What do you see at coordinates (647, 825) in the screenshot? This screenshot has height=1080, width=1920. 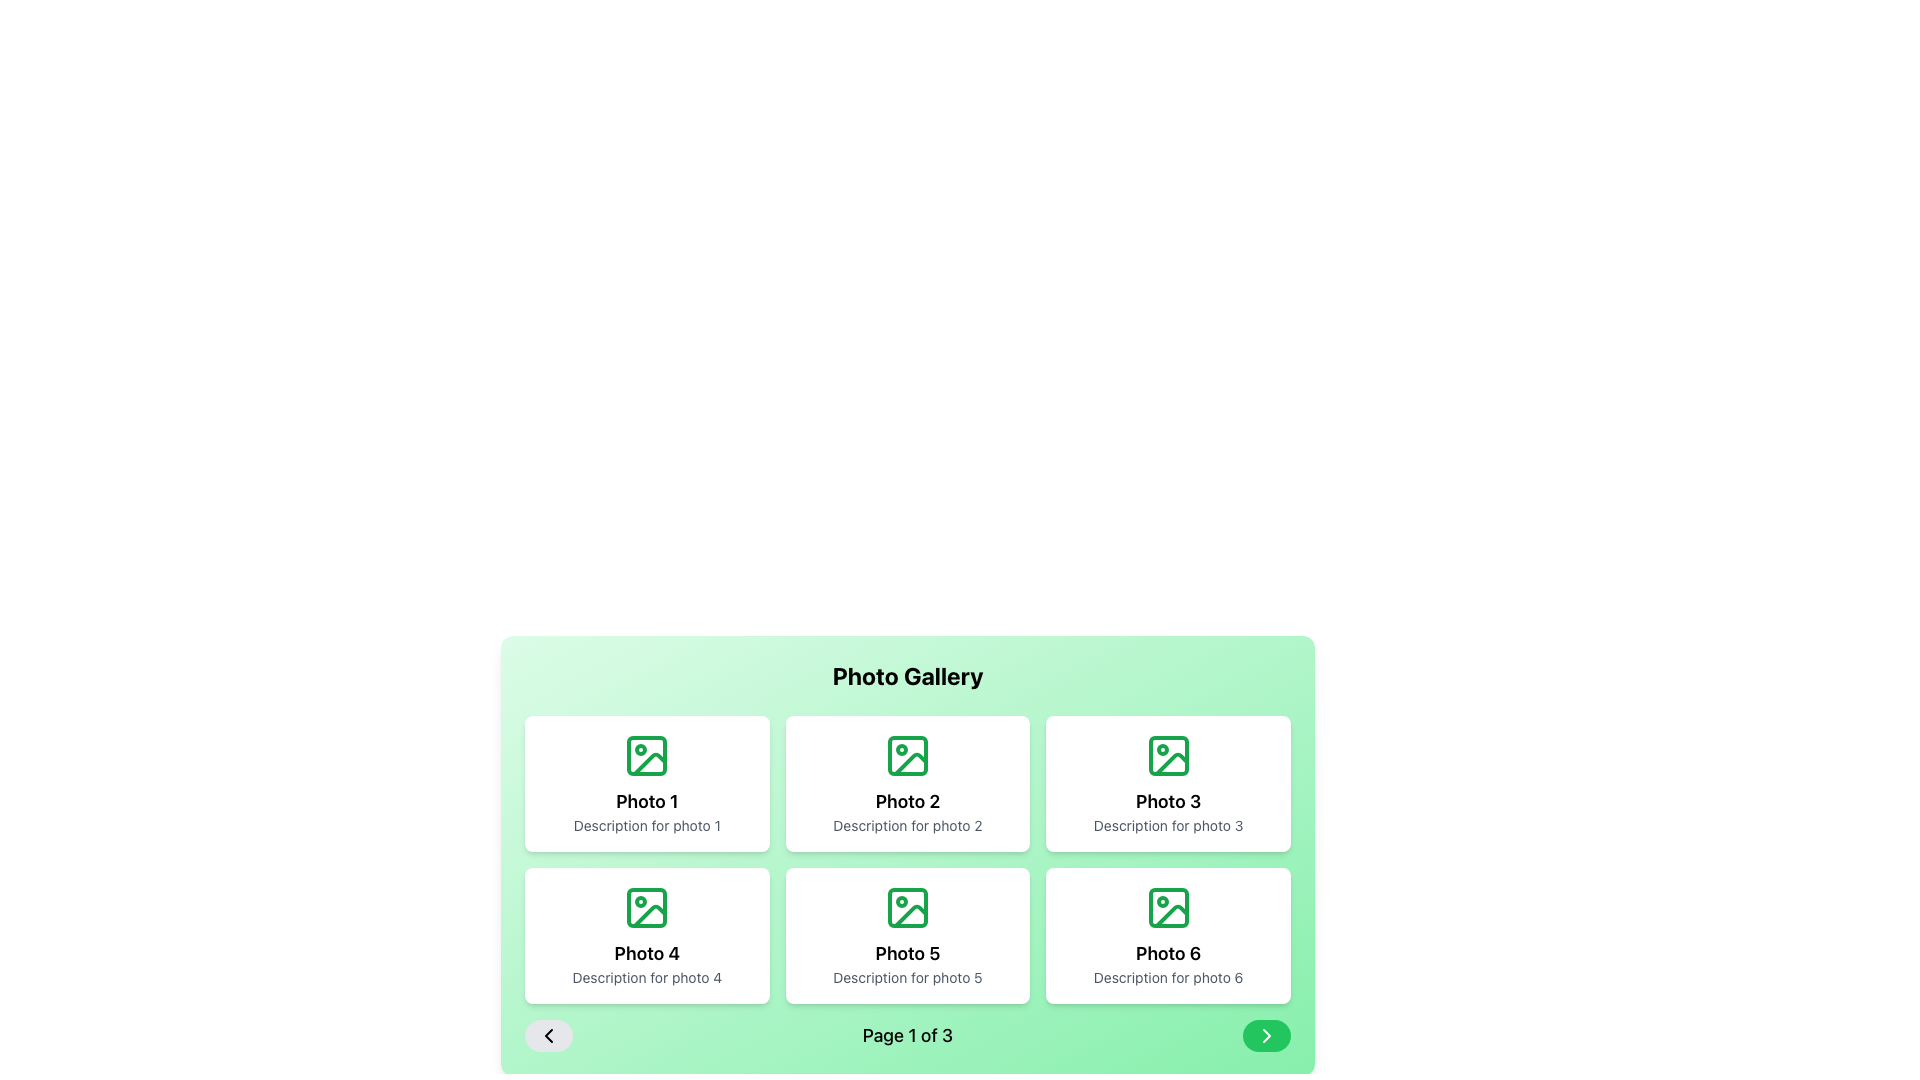 I see `the text label that reads 'Description for photo 1', which is located at the bottom of the card labeled 'Photo 1' in the photo gallery interface` at bounding box center [647, 825].